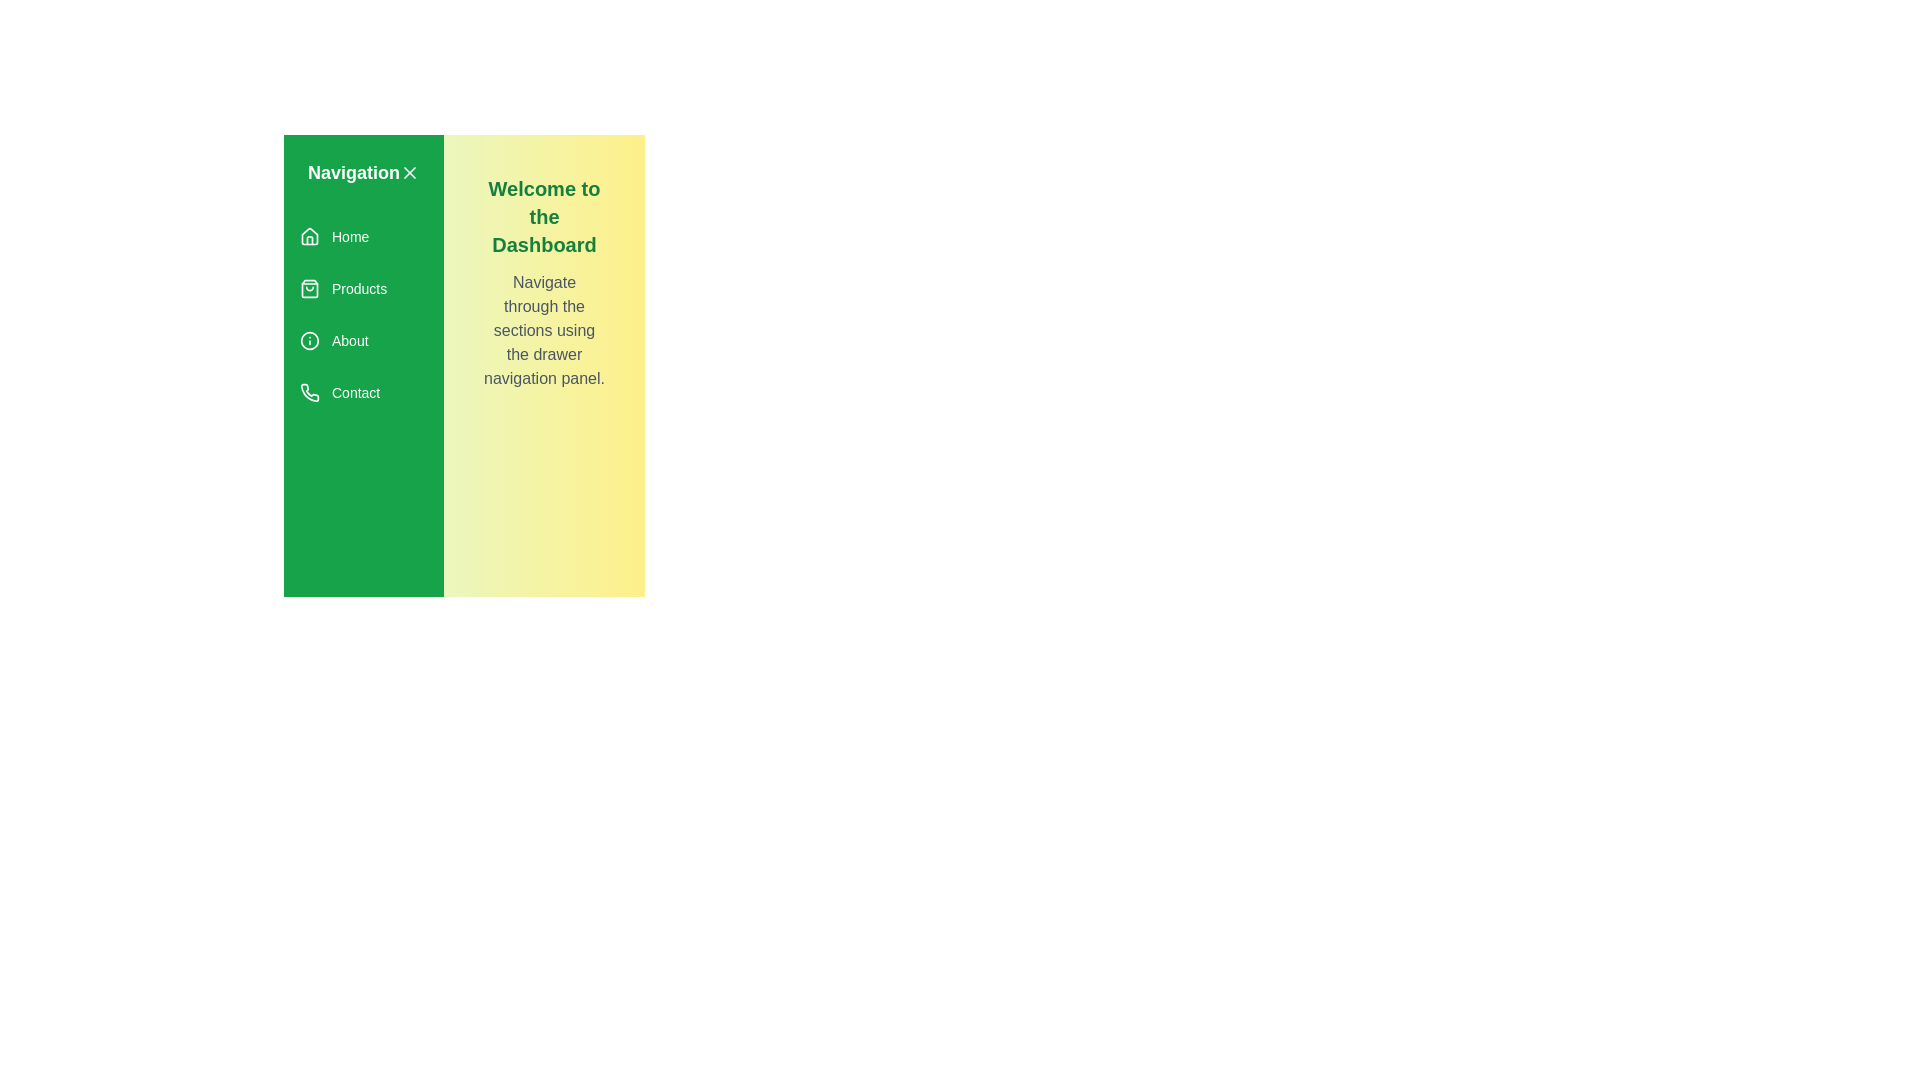 This screenshot has width=1920, height=1080. Describe the element at coordinates (364, 339) in the screenshot. I see `the menu item About to navigate to the corresponding section` at that location.